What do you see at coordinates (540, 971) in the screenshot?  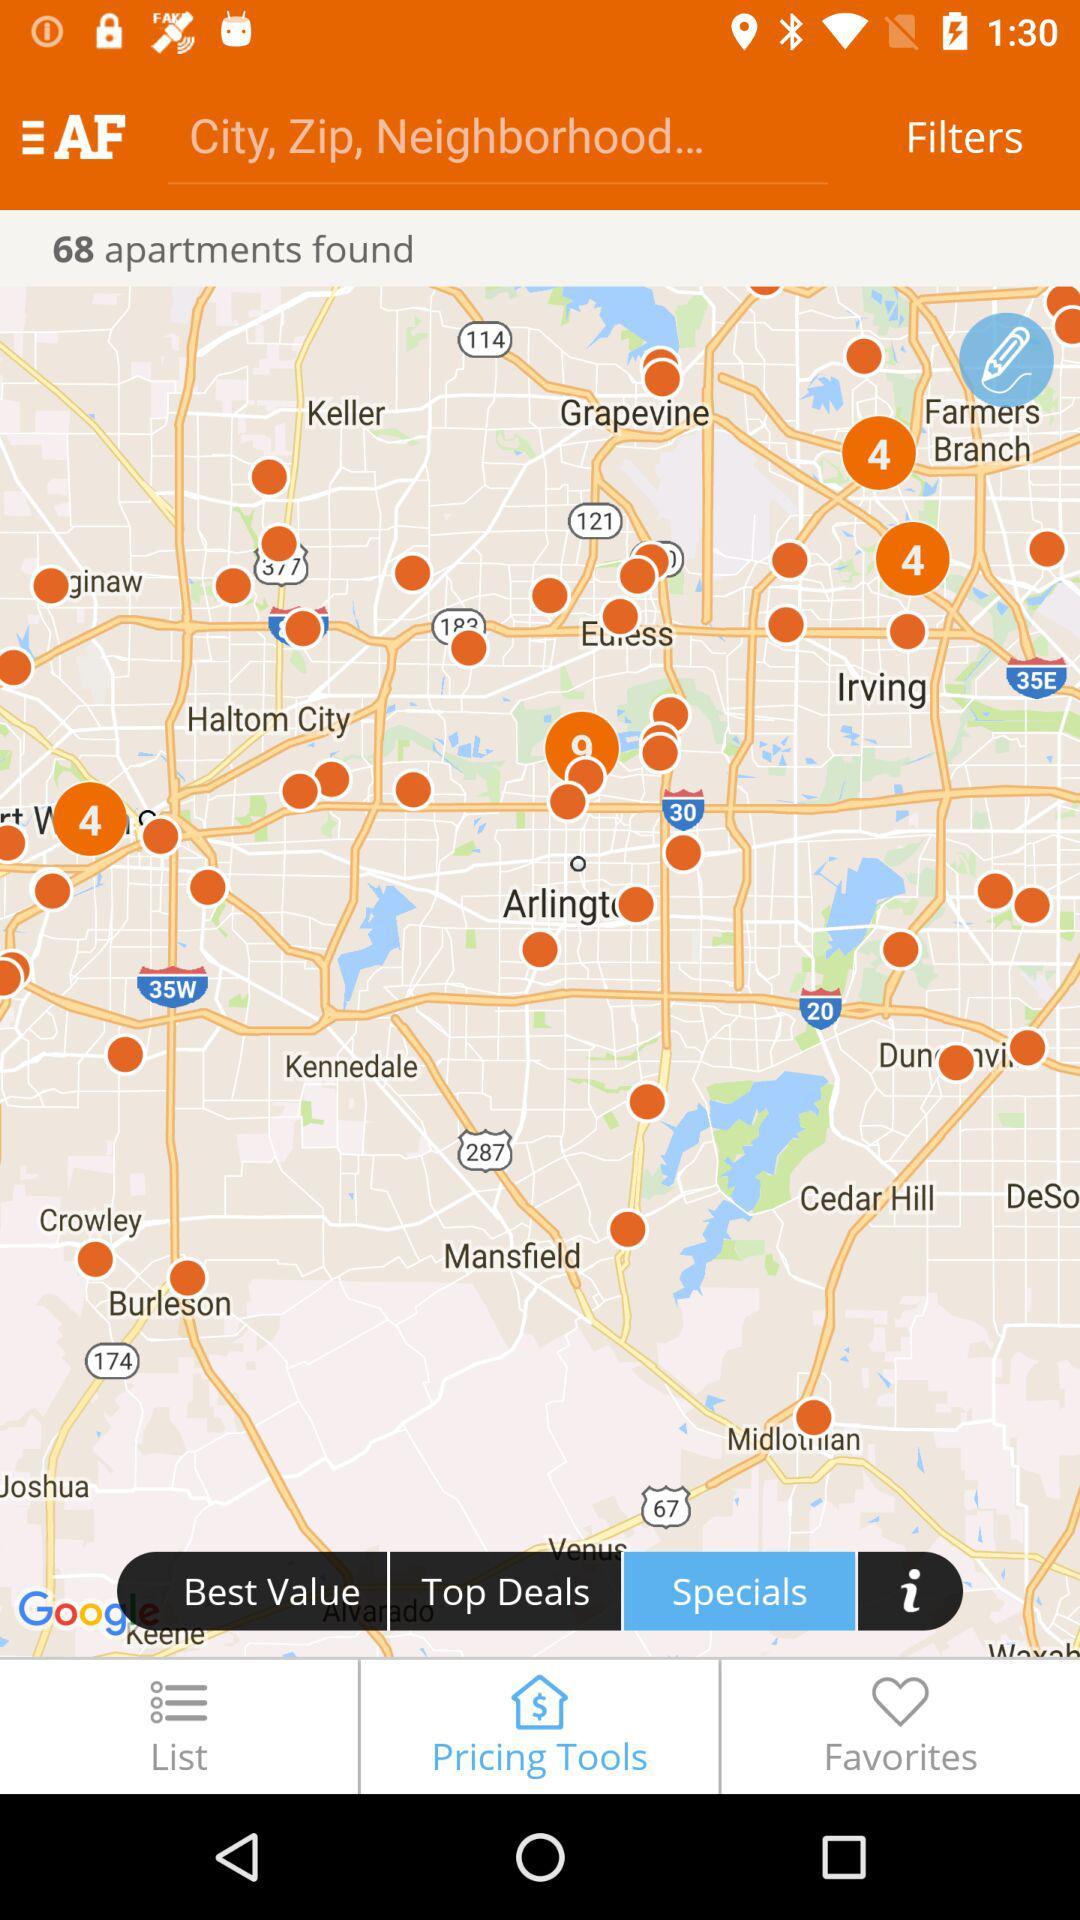 I see `icon above list item` at bounding box center [540, 971].